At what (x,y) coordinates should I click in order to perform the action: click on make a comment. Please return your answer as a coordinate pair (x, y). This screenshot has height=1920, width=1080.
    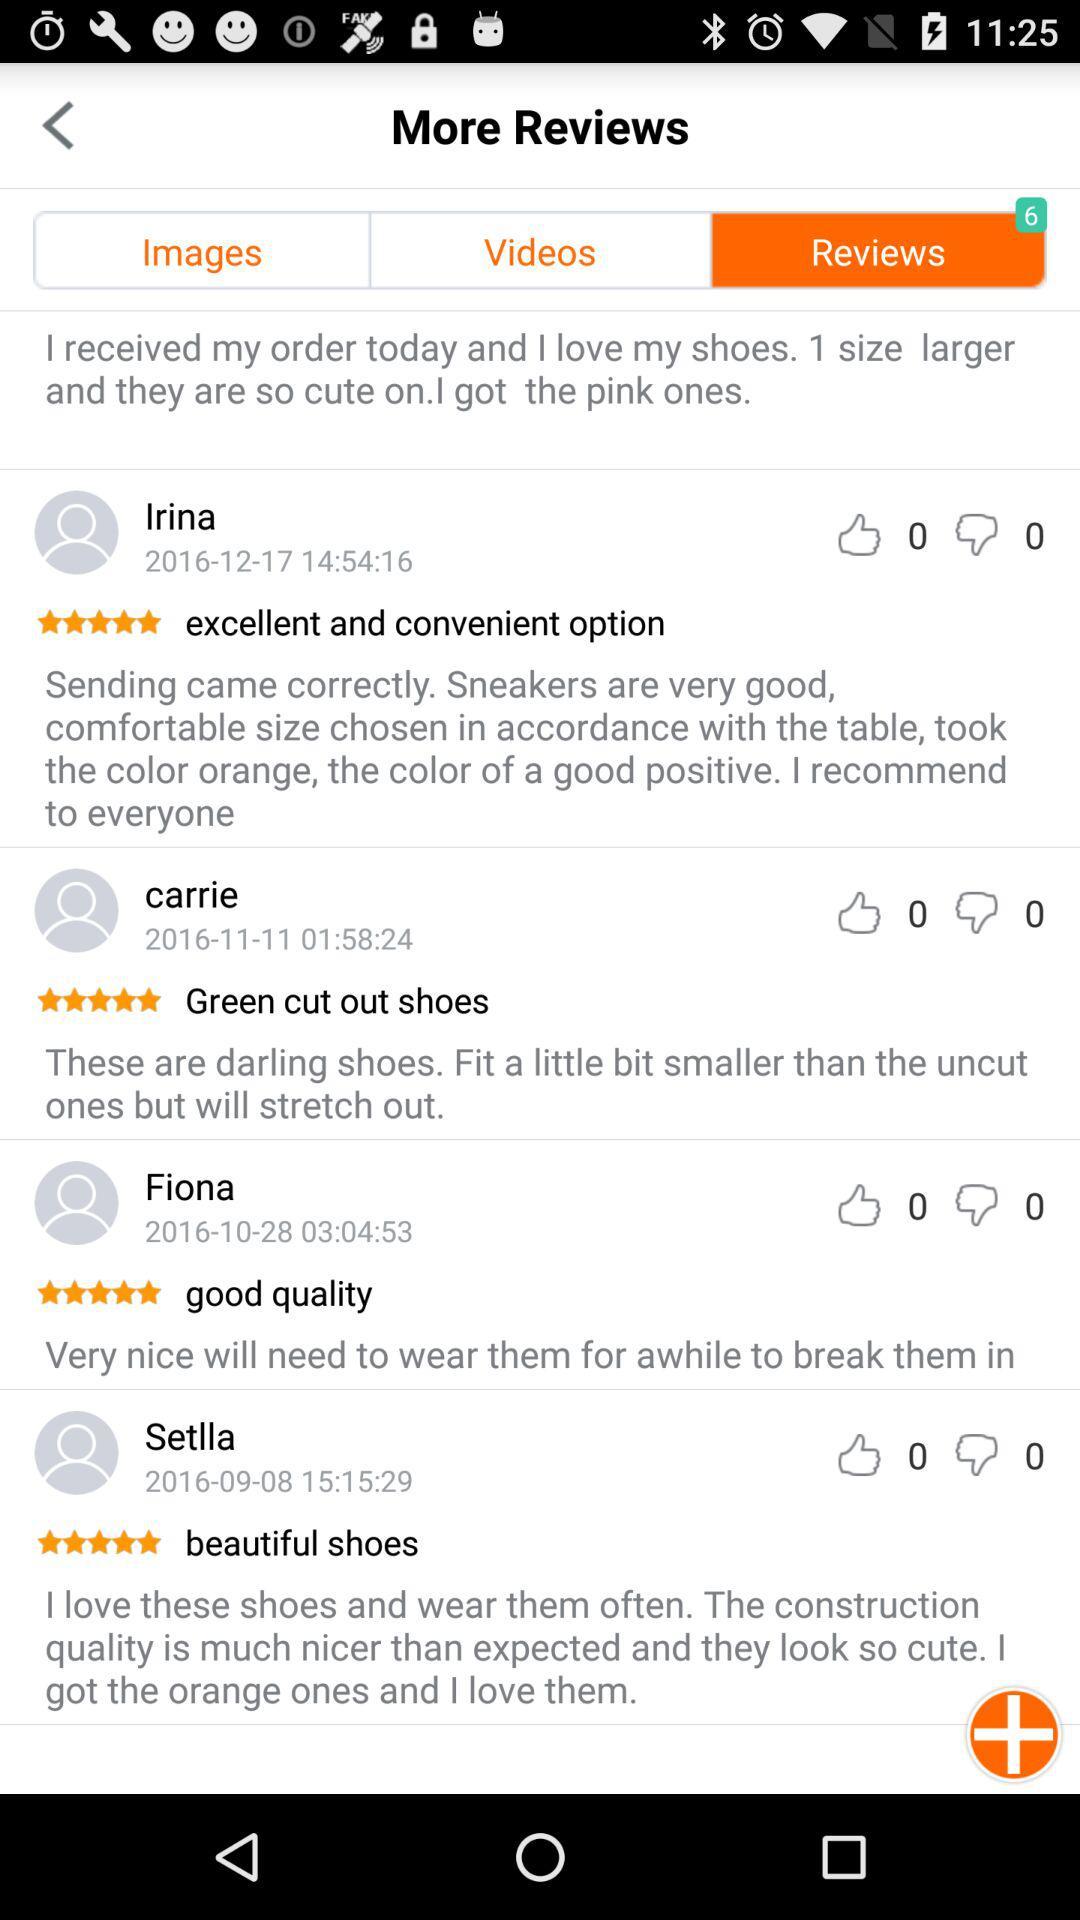
    Looking at the image, I should click on (975, 534).